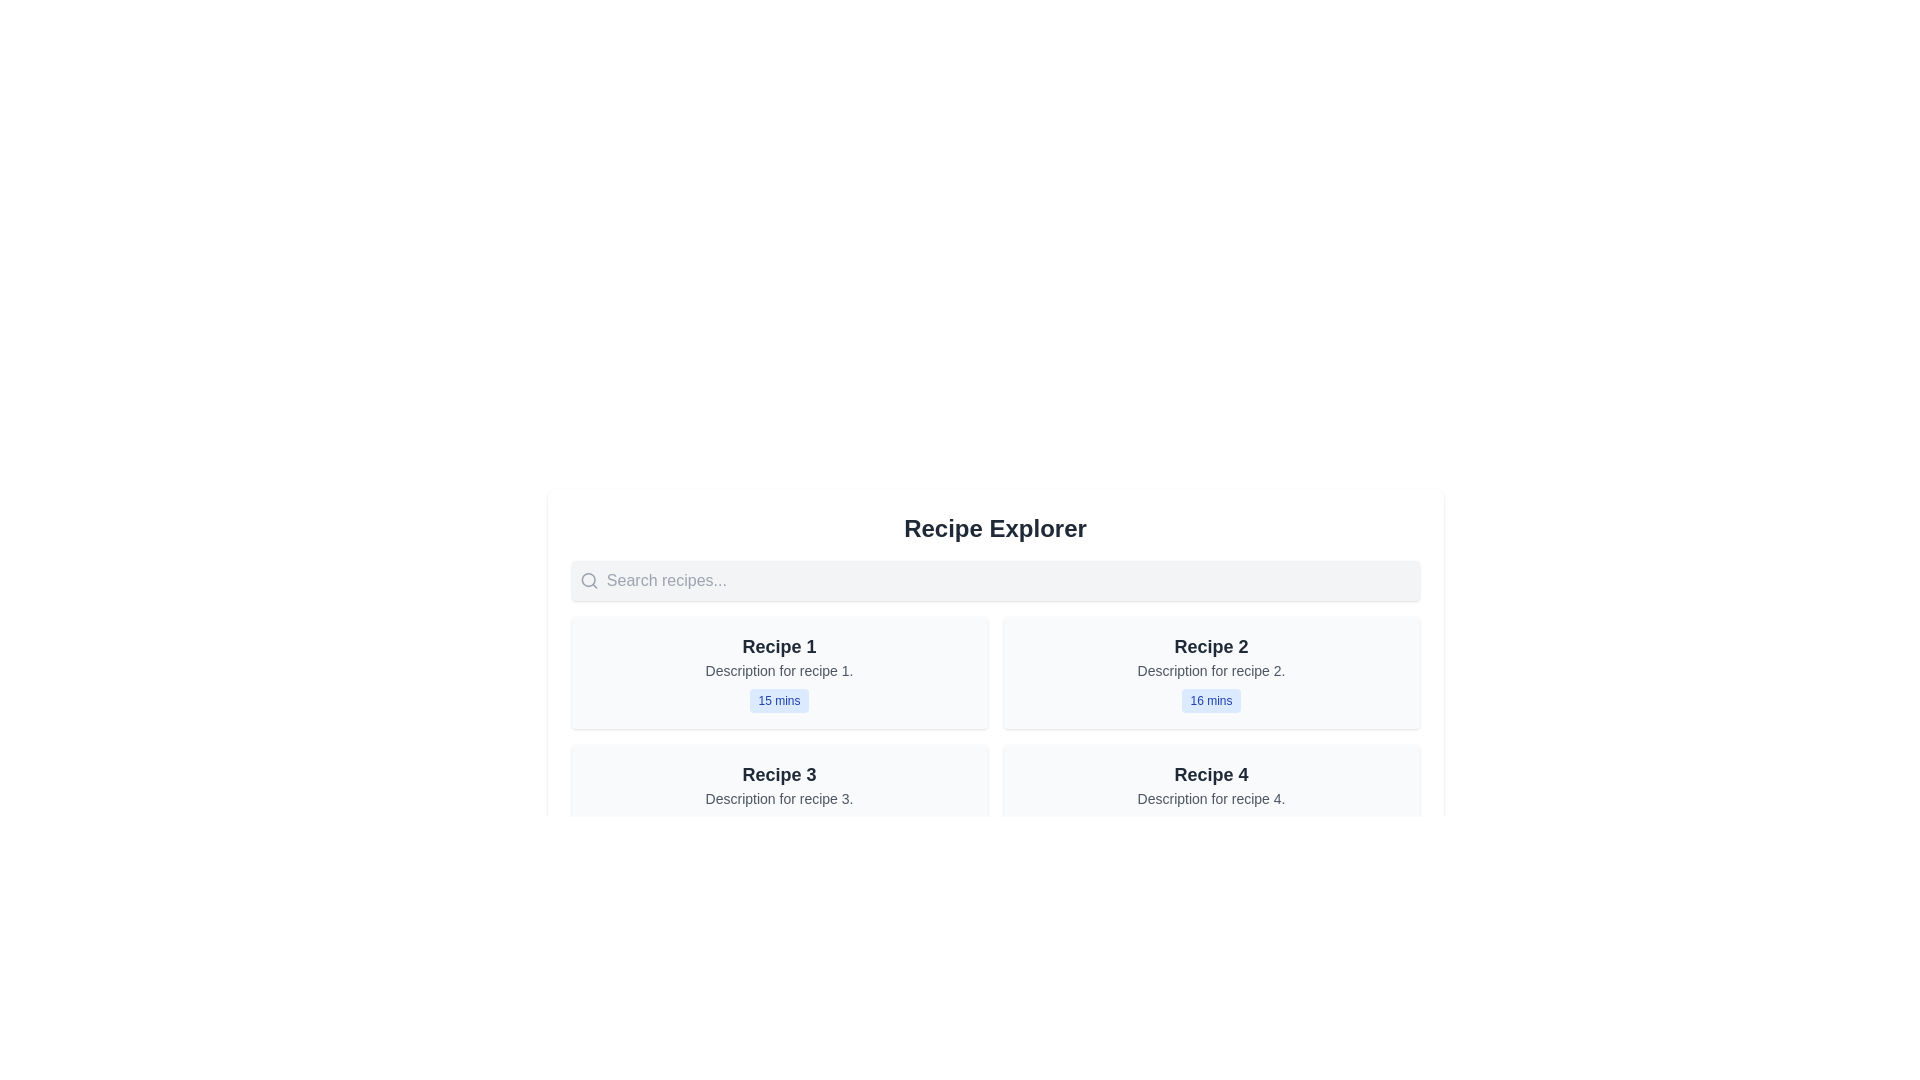 The height and width of the screenshot is (1080, 1920). What do you see at coordinates (778, 774) in the screenshot?
I see `the header text indicating the name of 'Recipe 3'` at bounding box center [778, 774].